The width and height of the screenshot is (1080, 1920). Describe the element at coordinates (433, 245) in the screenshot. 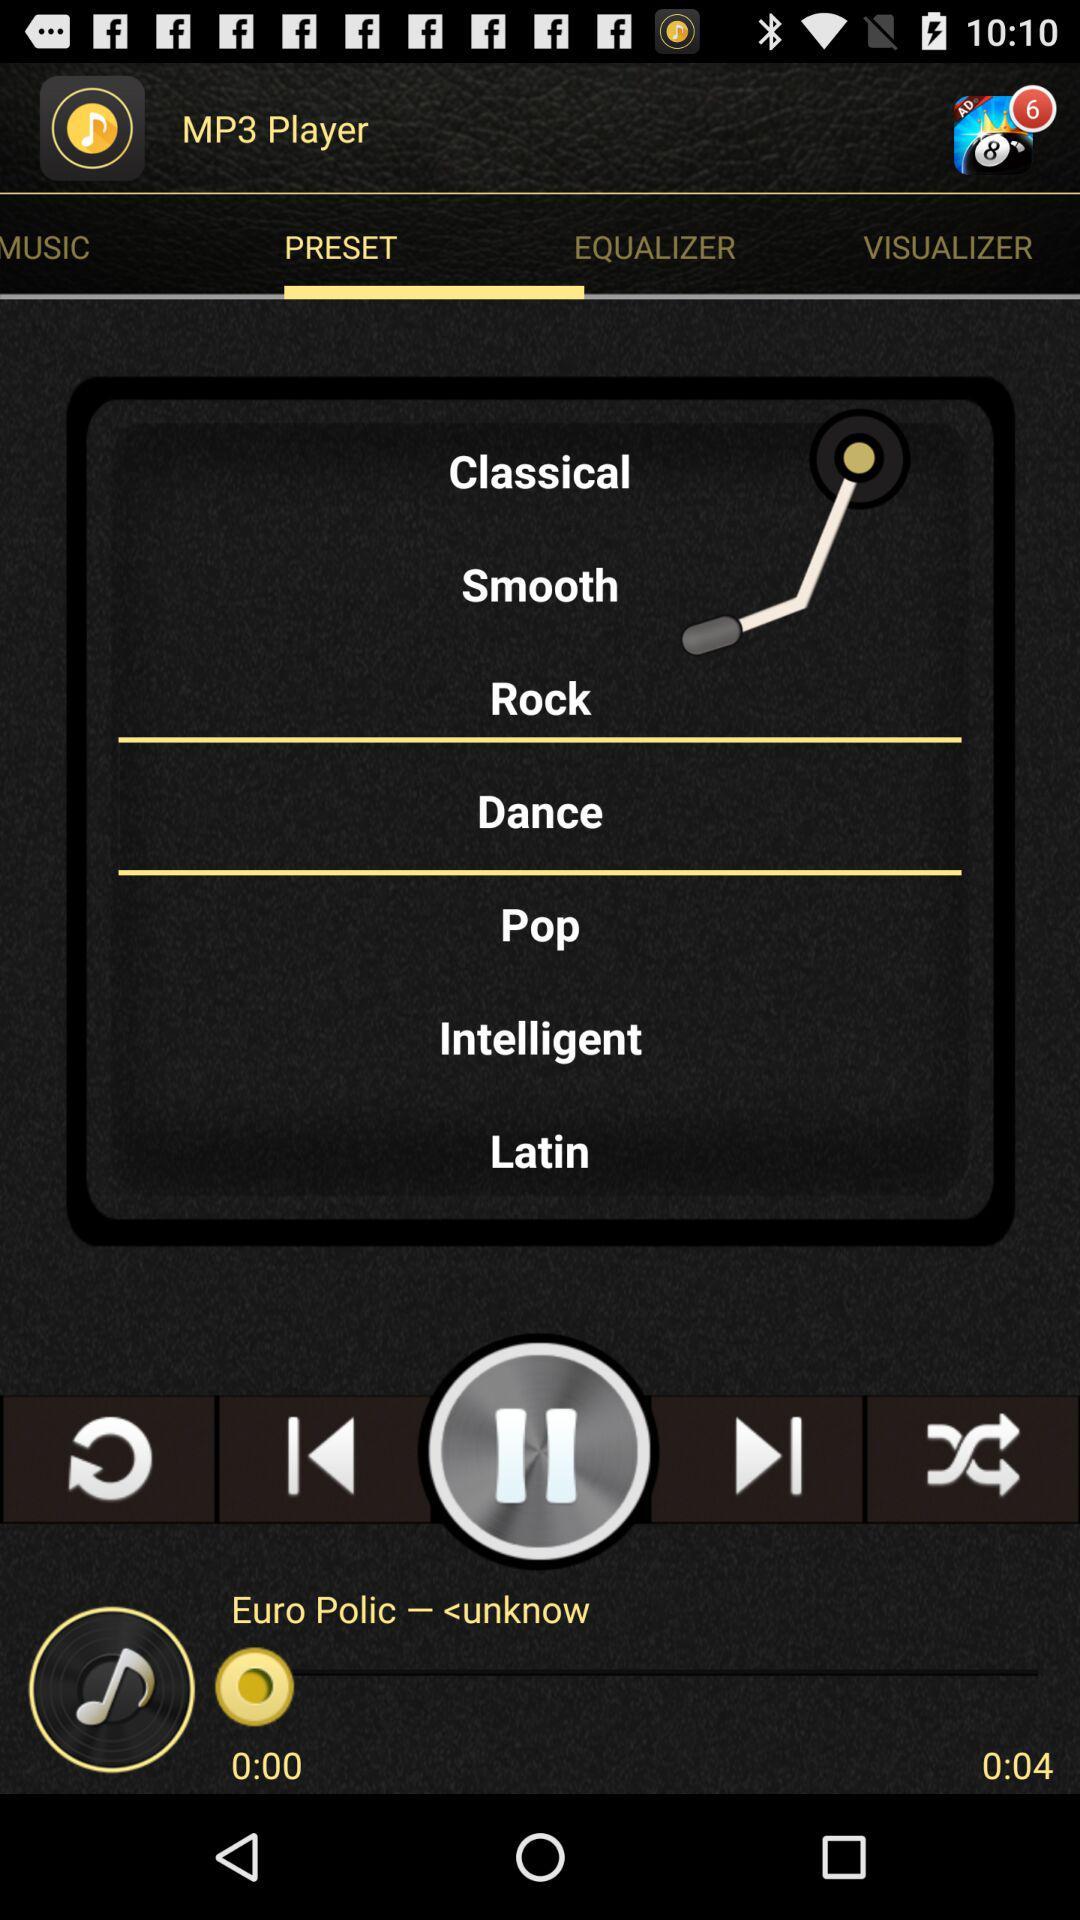

I see `radio button to the left of visualizer icon` at that location.